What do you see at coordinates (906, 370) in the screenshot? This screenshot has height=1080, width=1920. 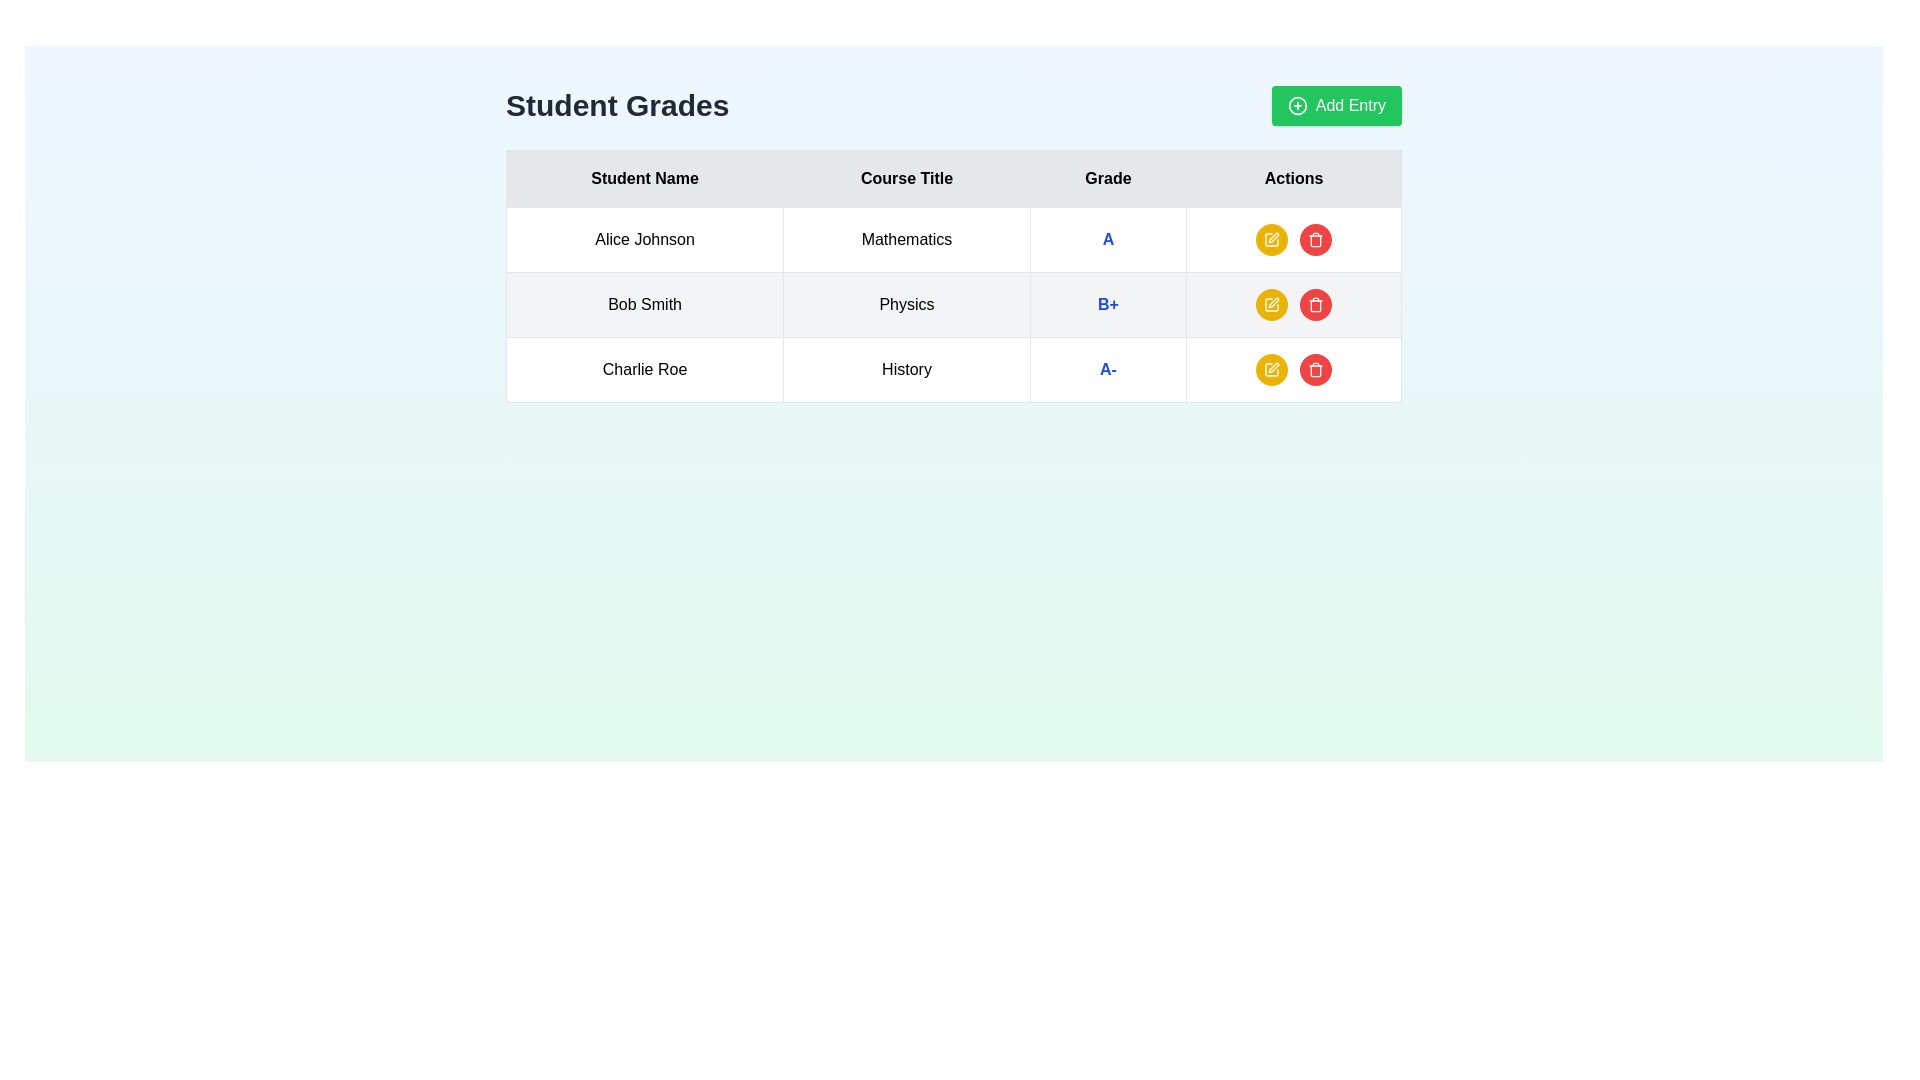 I see `the text label displaying the course title associated with Charlie Roe, which is located in the second column of the third row of a table, following the 'Student Name' column and preceding the 'Grade' column` at bounding box center [906, 370].